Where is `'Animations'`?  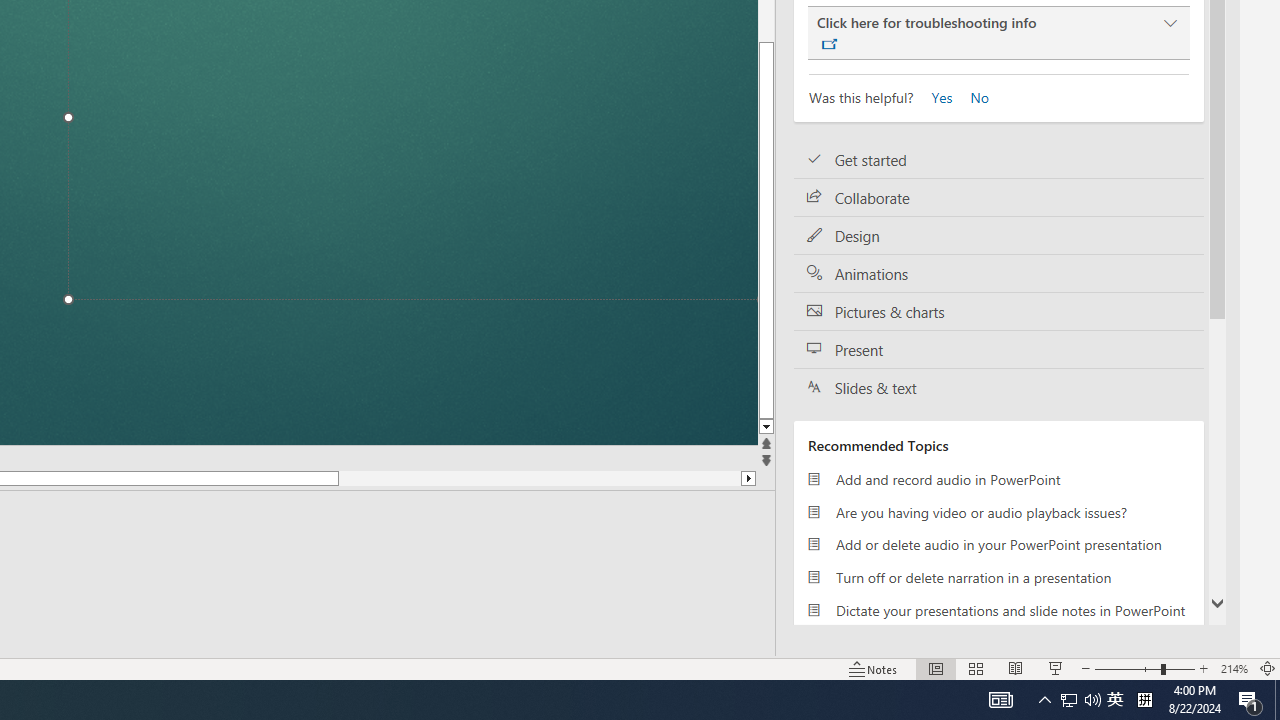 'Animations' is located at coordinates (999, 273).